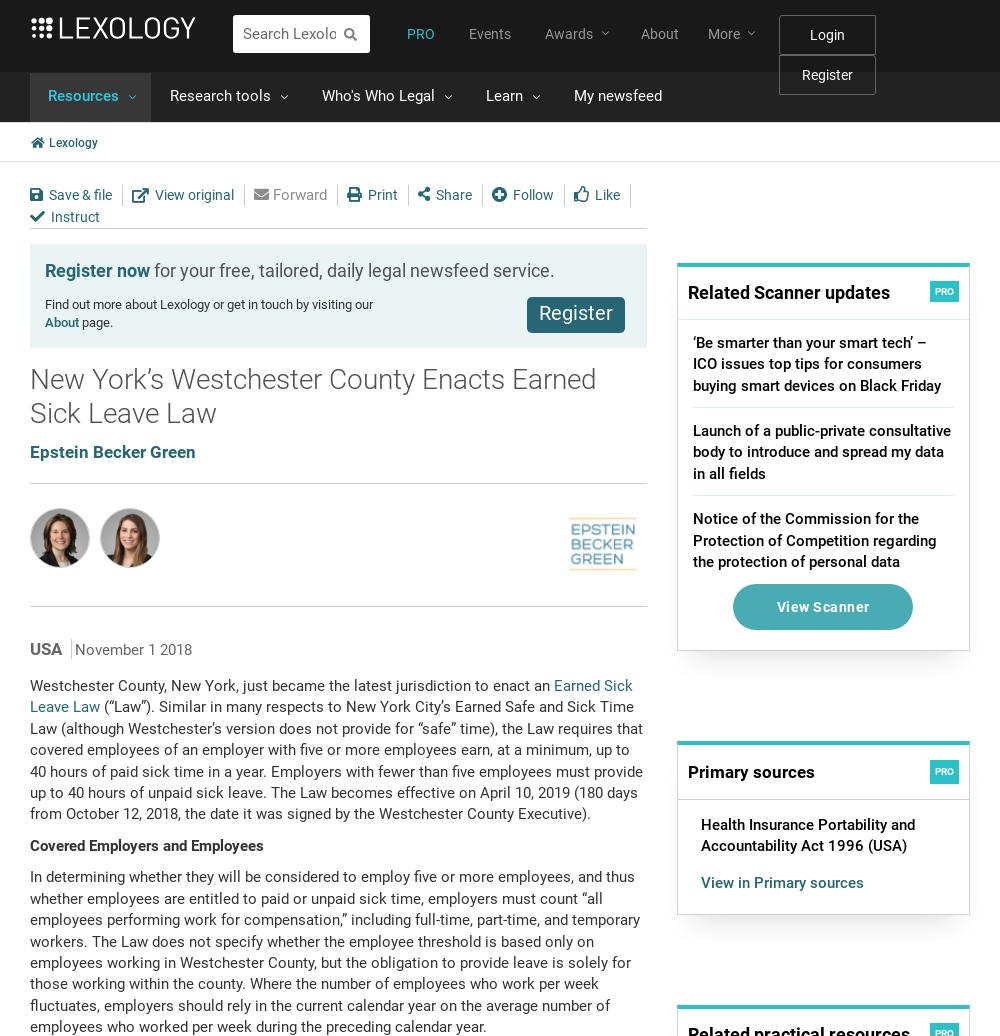  Describe the element at coordinates (335, 760) in the screenshot. I see `'(“Law”). Similar in many respects to New York City’s Earned Safe and Sick Time Law (although Westchester’s version does not provide for “safe” time), the Law requires that covered employees of an employer with five or more employees earn, at a minimum, up to 40 hours of paid sick time in a year. Employers with fewer than five employees must provide up to 40 hours of unpaid sick leave. The Law becomes effective on April 10, 2019 (180 days from October 12, 2018, the date it was signed by the Westchester County Executive).'` at that location.